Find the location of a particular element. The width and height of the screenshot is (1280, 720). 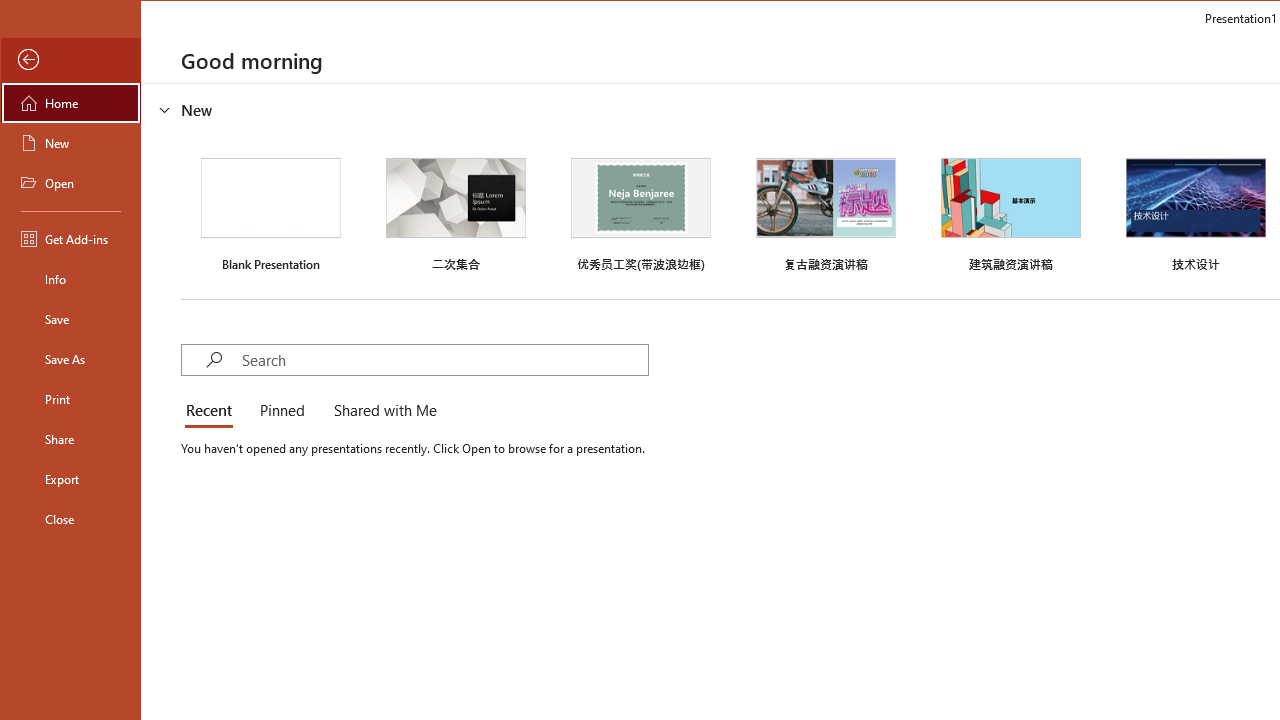

'Info' is located at coordinates (71, 279).